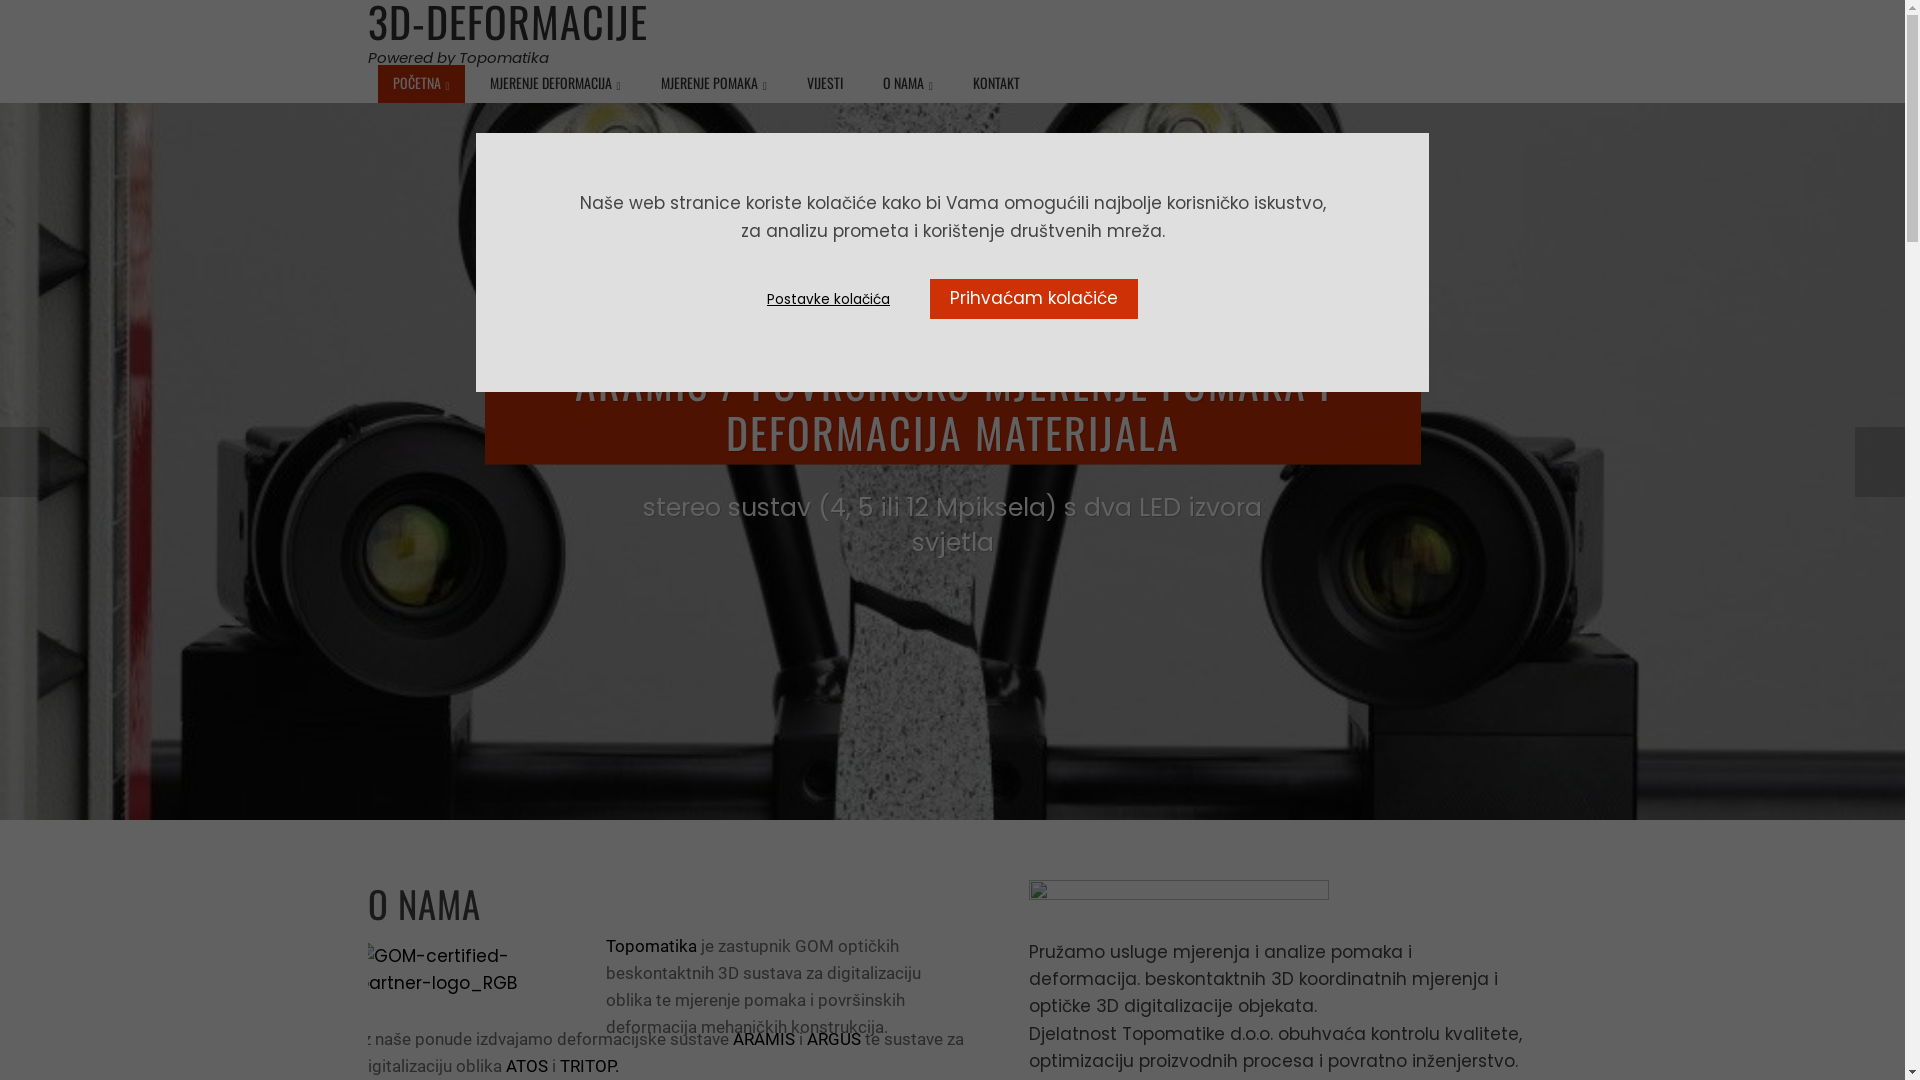  I want to click on 'O NAMA', so click(906, 83).